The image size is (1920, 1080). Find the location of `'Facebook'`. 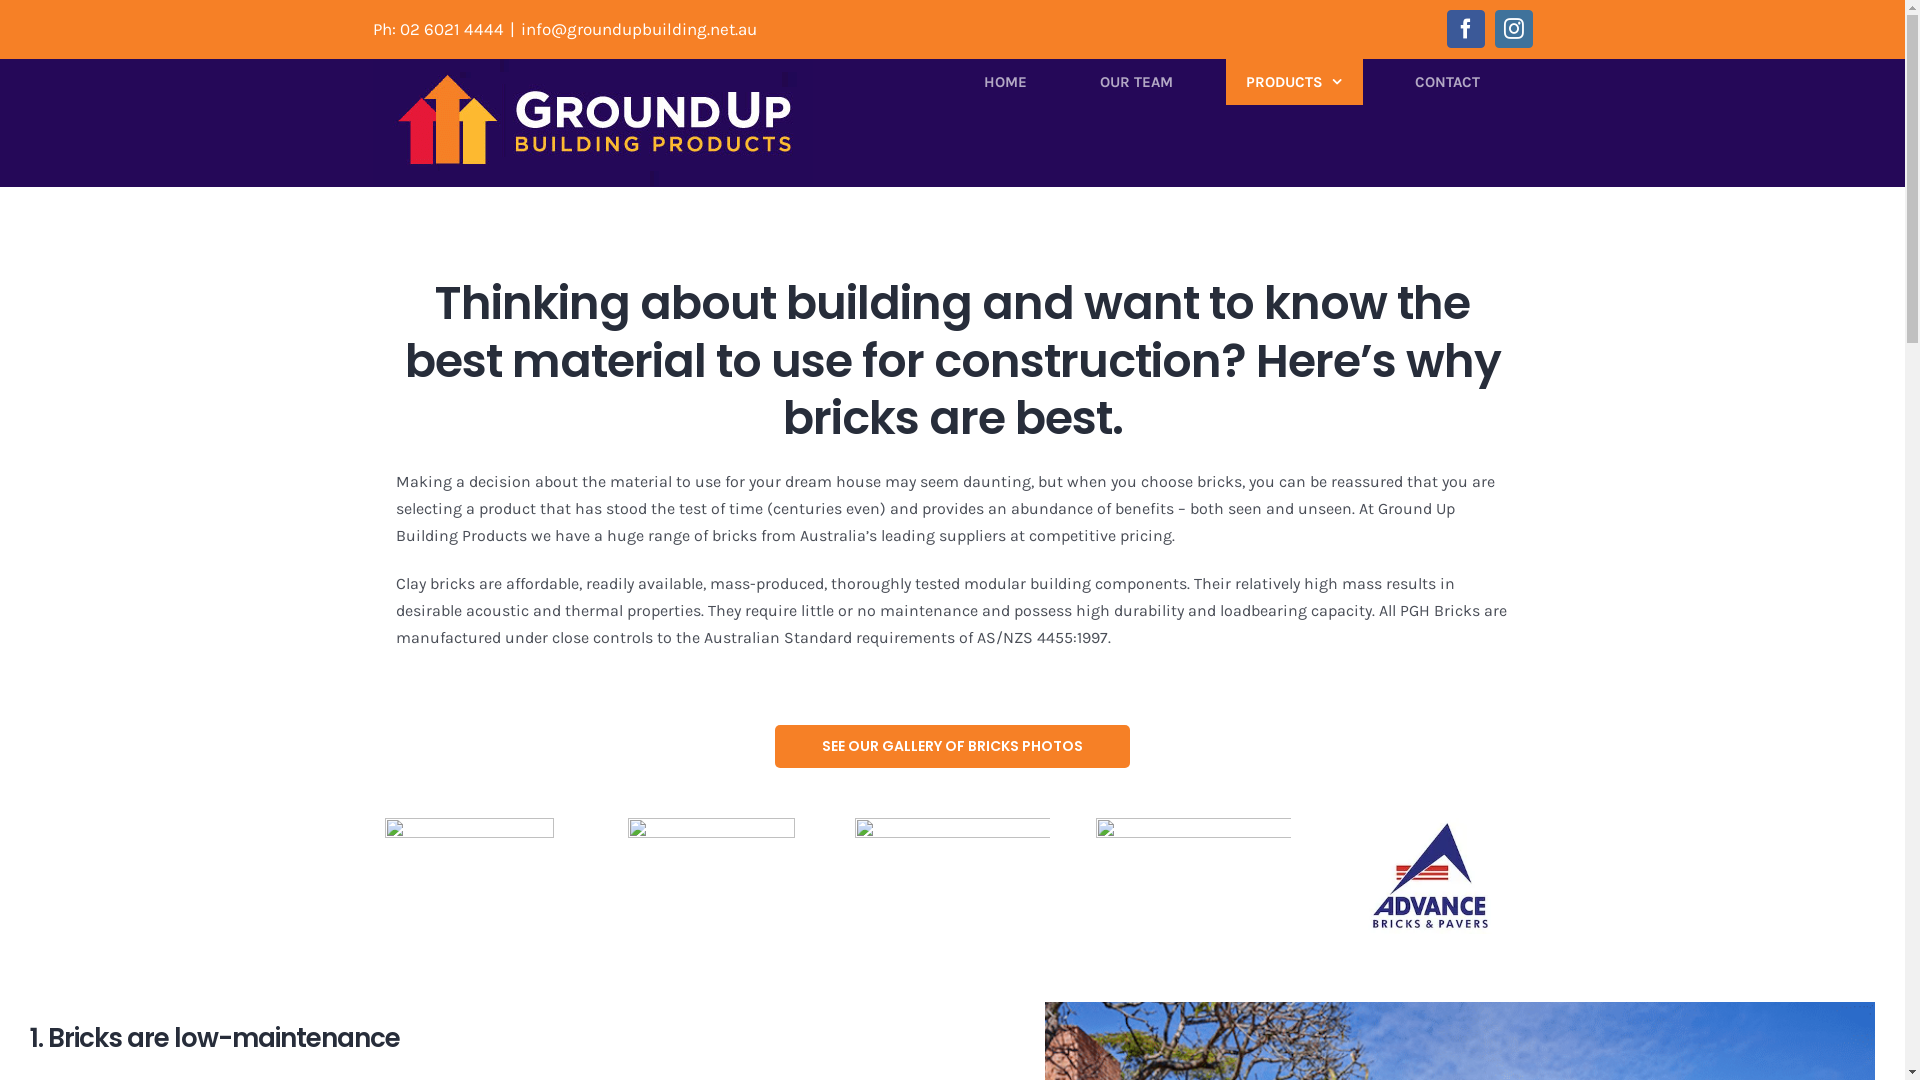

'Facebook' is located at coordinates (1464, 29).